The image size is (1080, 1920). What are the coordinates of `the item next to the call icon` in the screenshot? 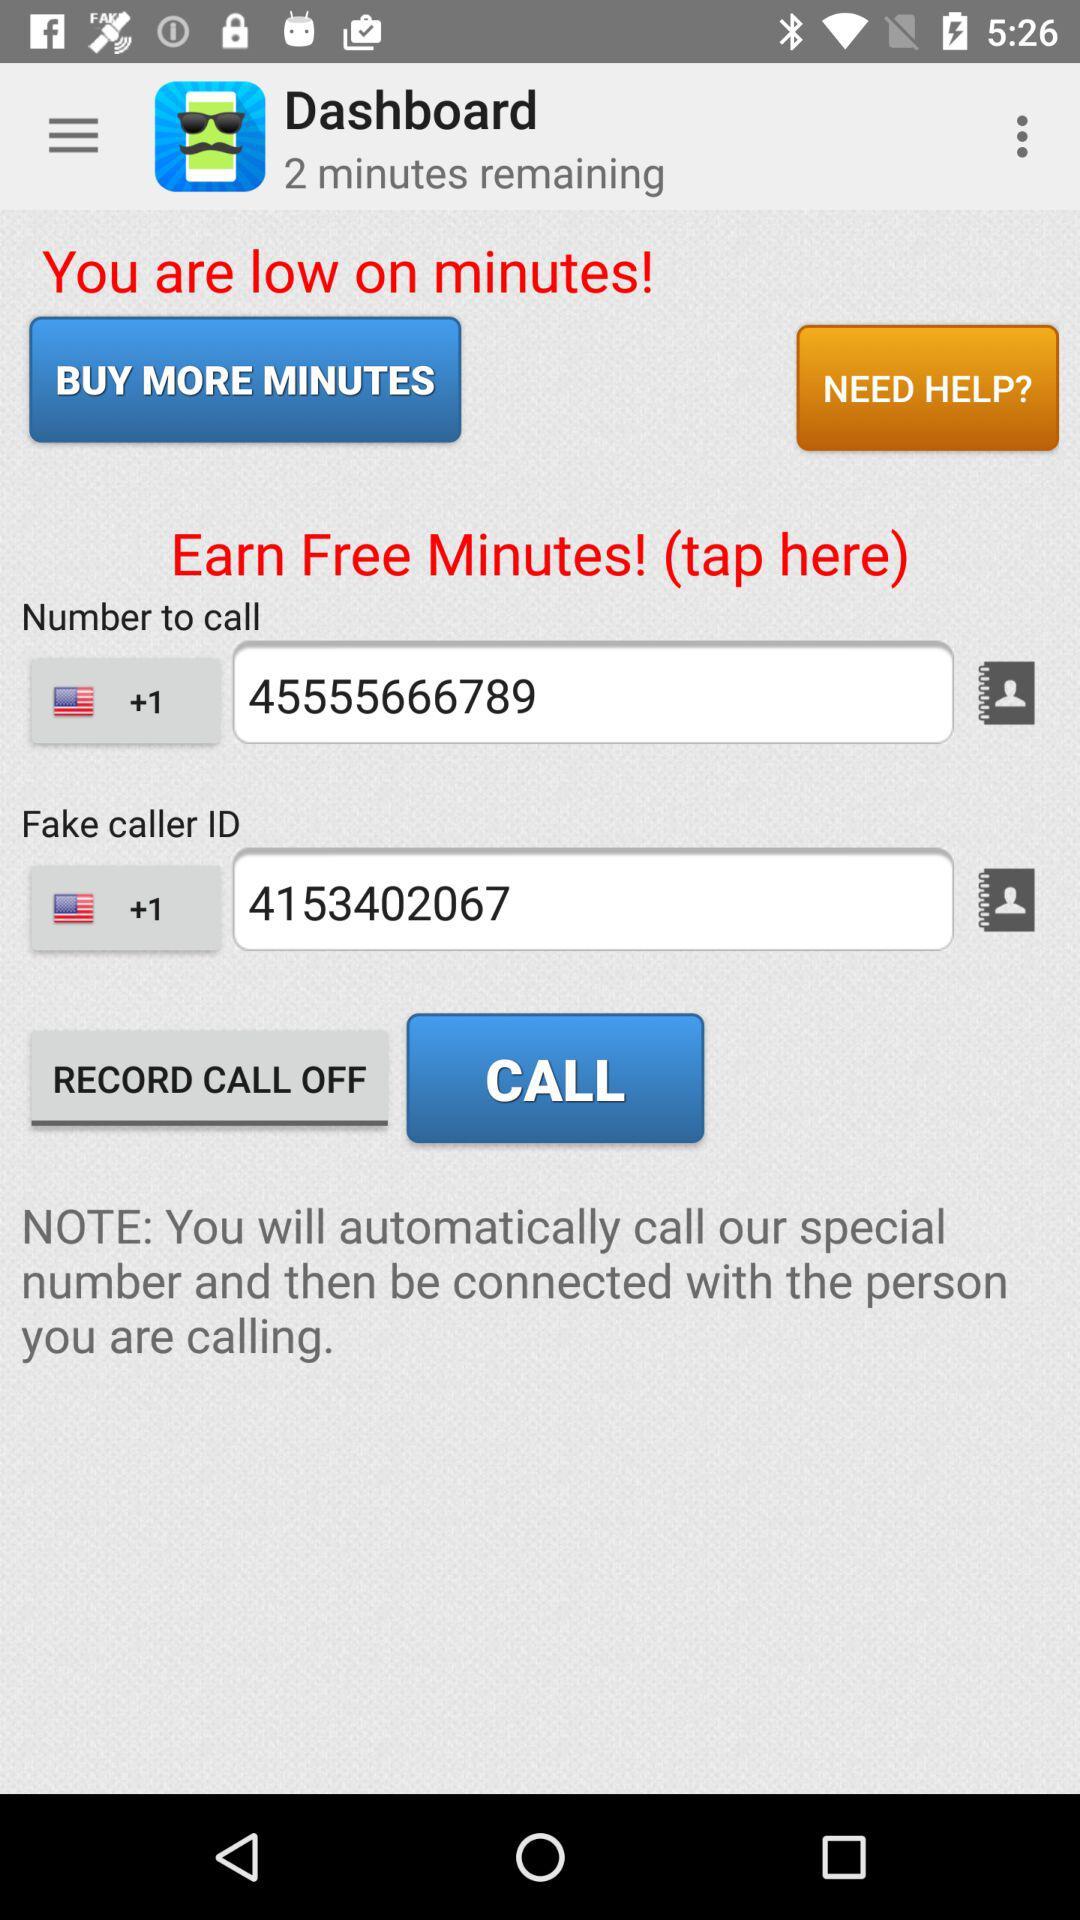 It's located at (209, 1077).